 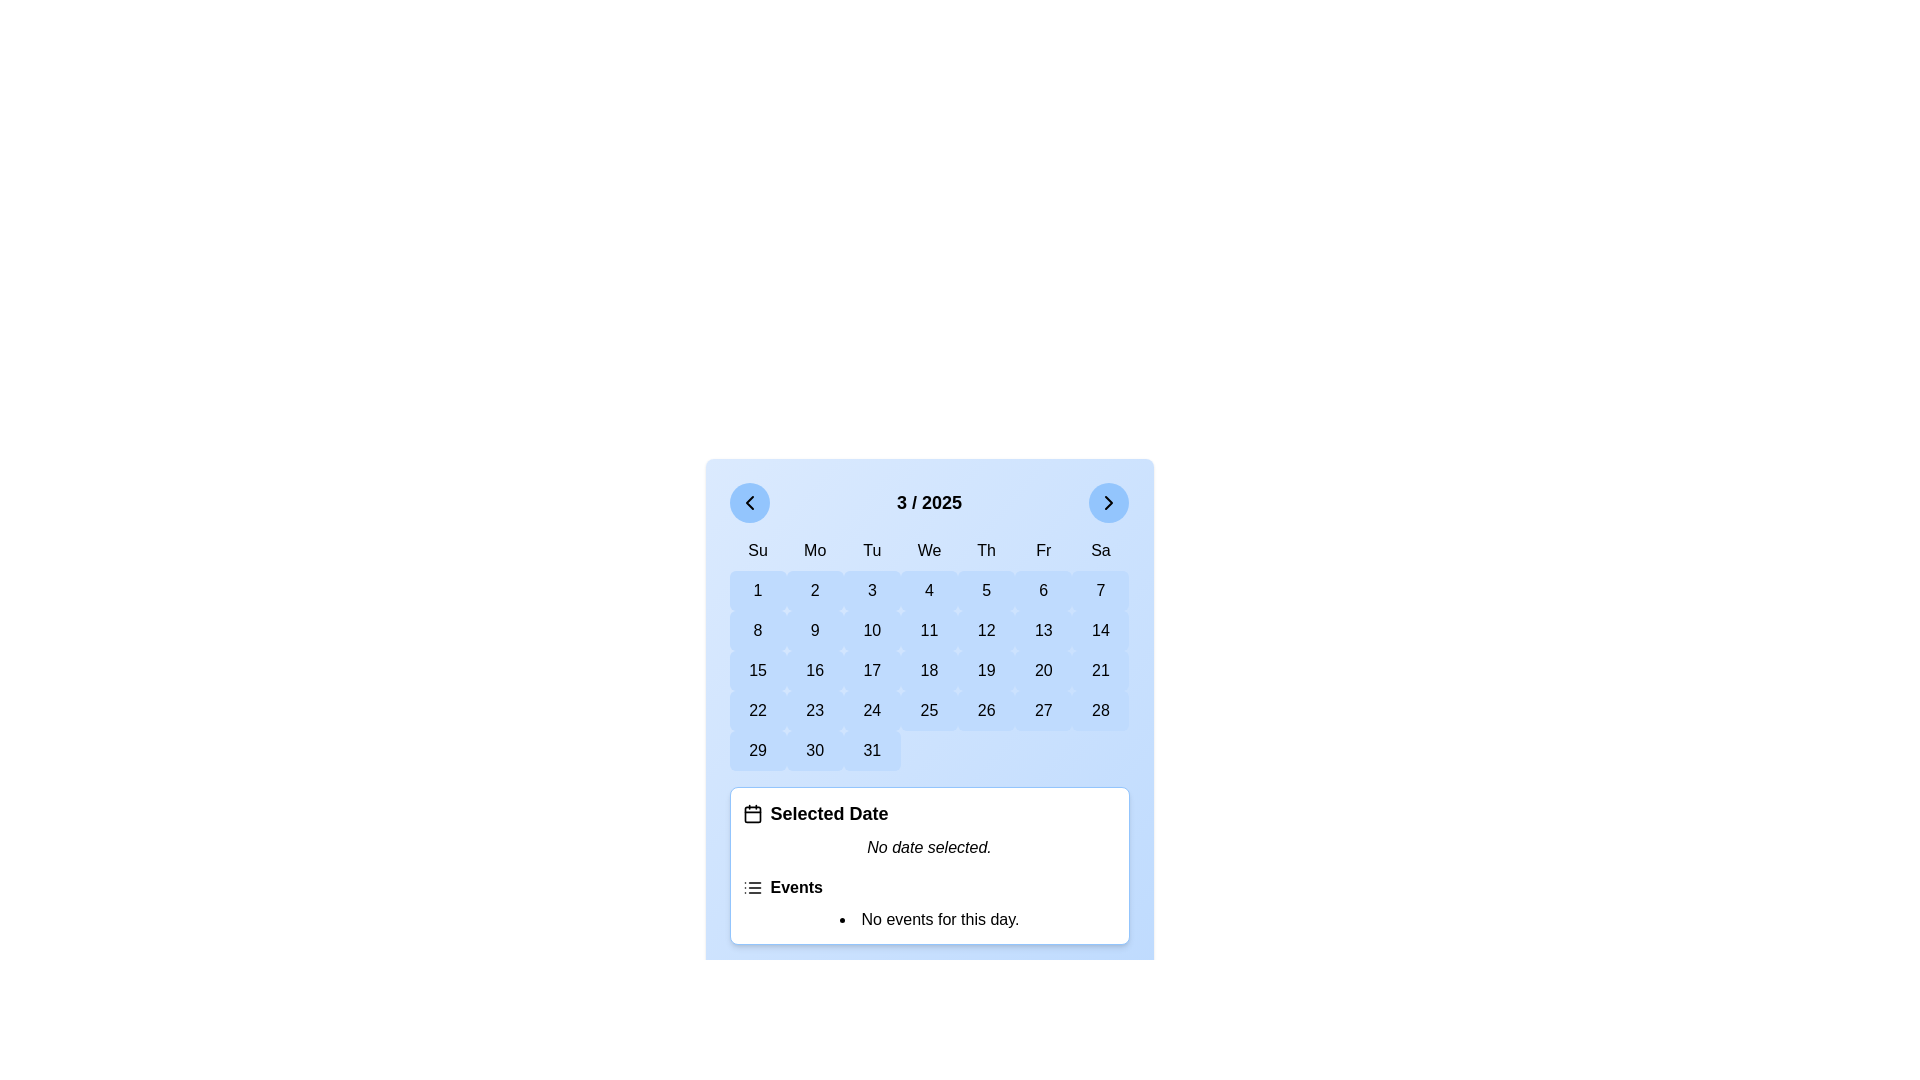 What do you see at coordinates (872, 631) in the screenshot?
I see `the calendar date cell with the number '10' located under 'Tu' in the monthly calendar view` at bounding box center [872, 631].